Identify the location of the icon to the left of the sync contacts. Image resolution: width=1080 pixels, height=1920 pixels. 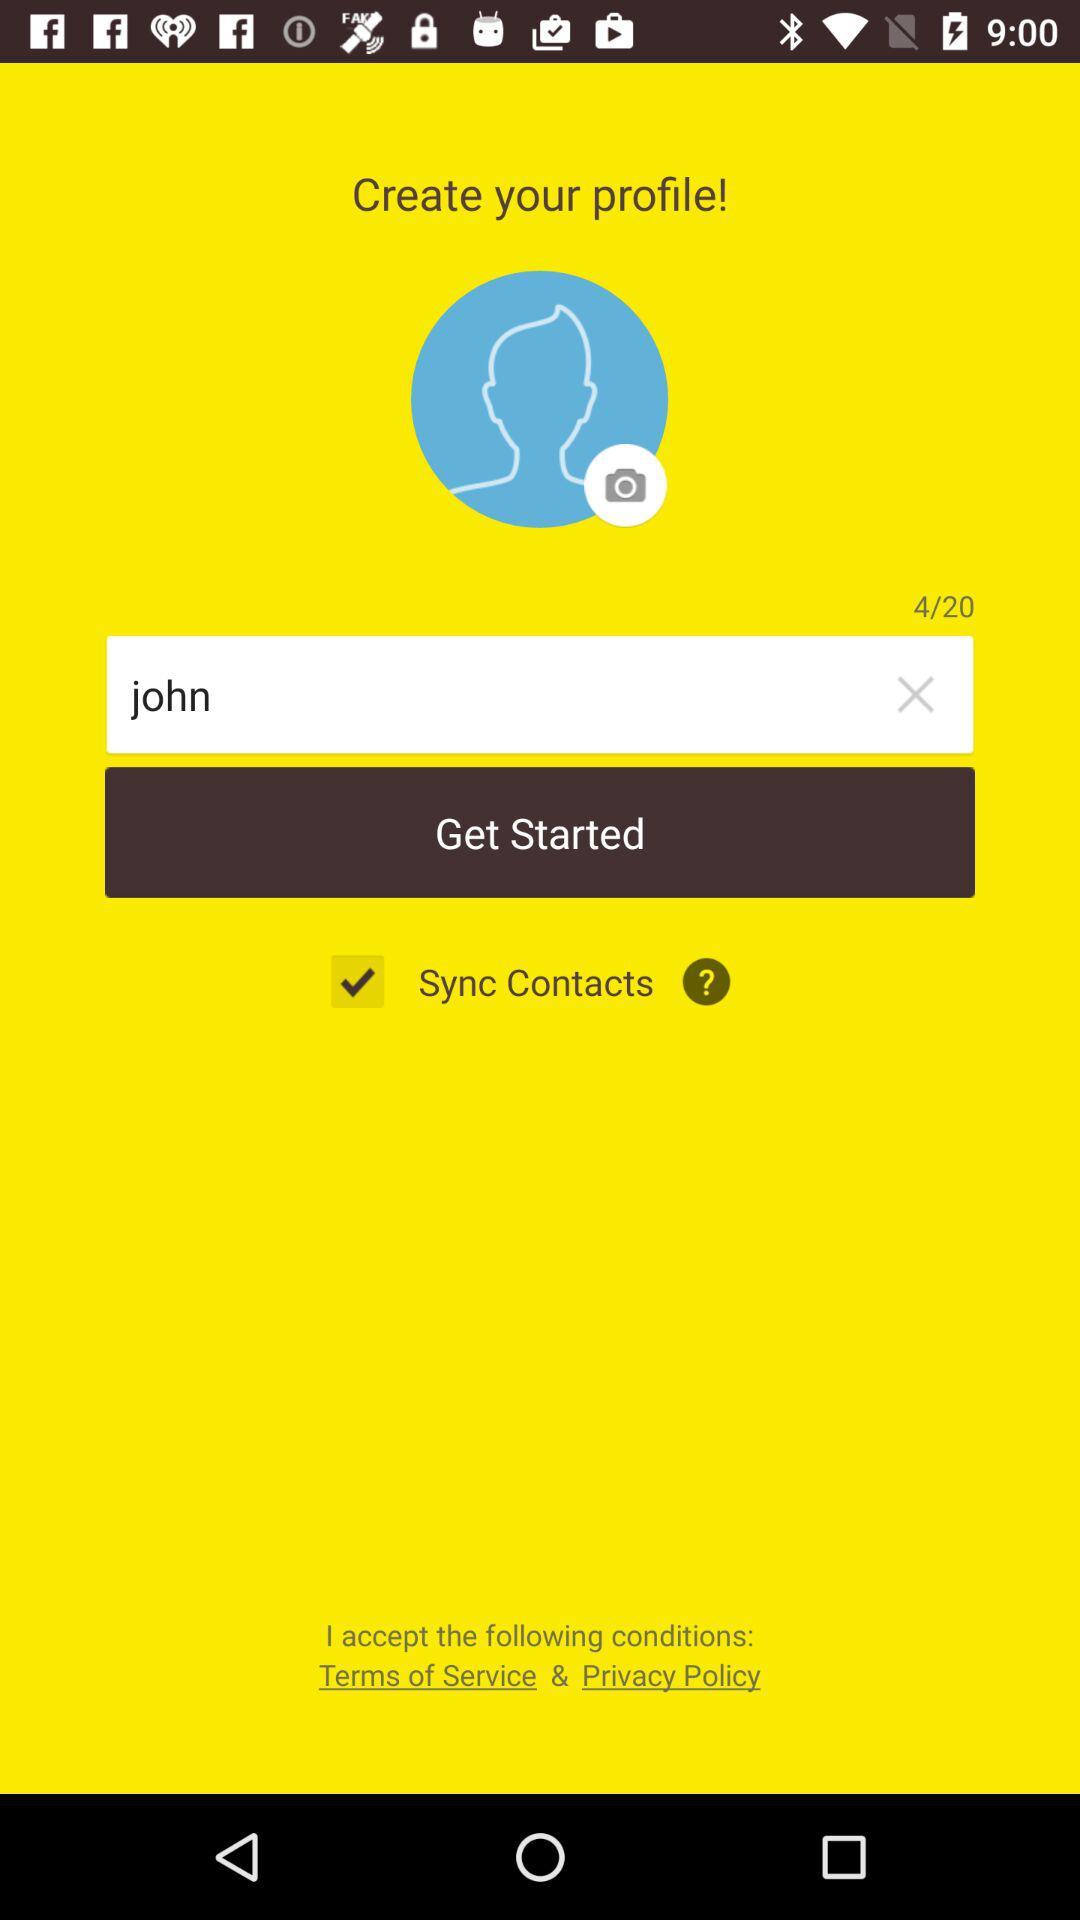
(368, 981).